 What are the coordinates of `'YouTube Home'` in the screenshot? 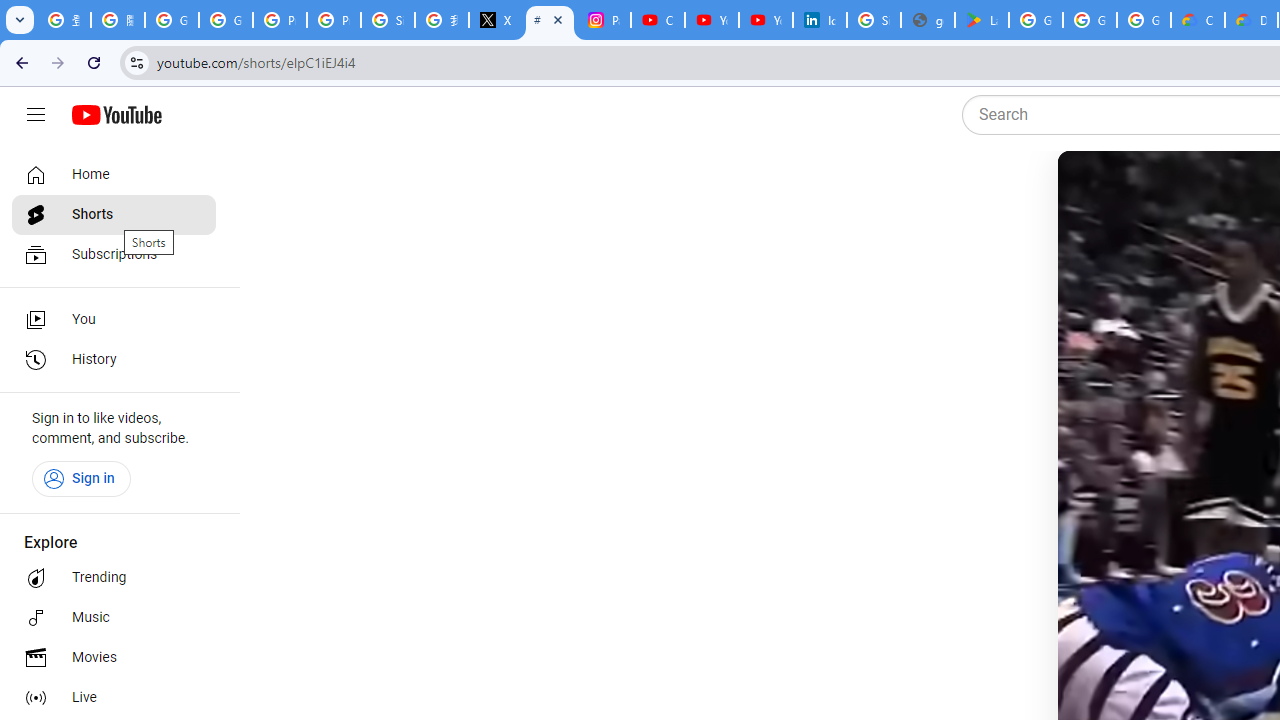 It's located at (115, 115).